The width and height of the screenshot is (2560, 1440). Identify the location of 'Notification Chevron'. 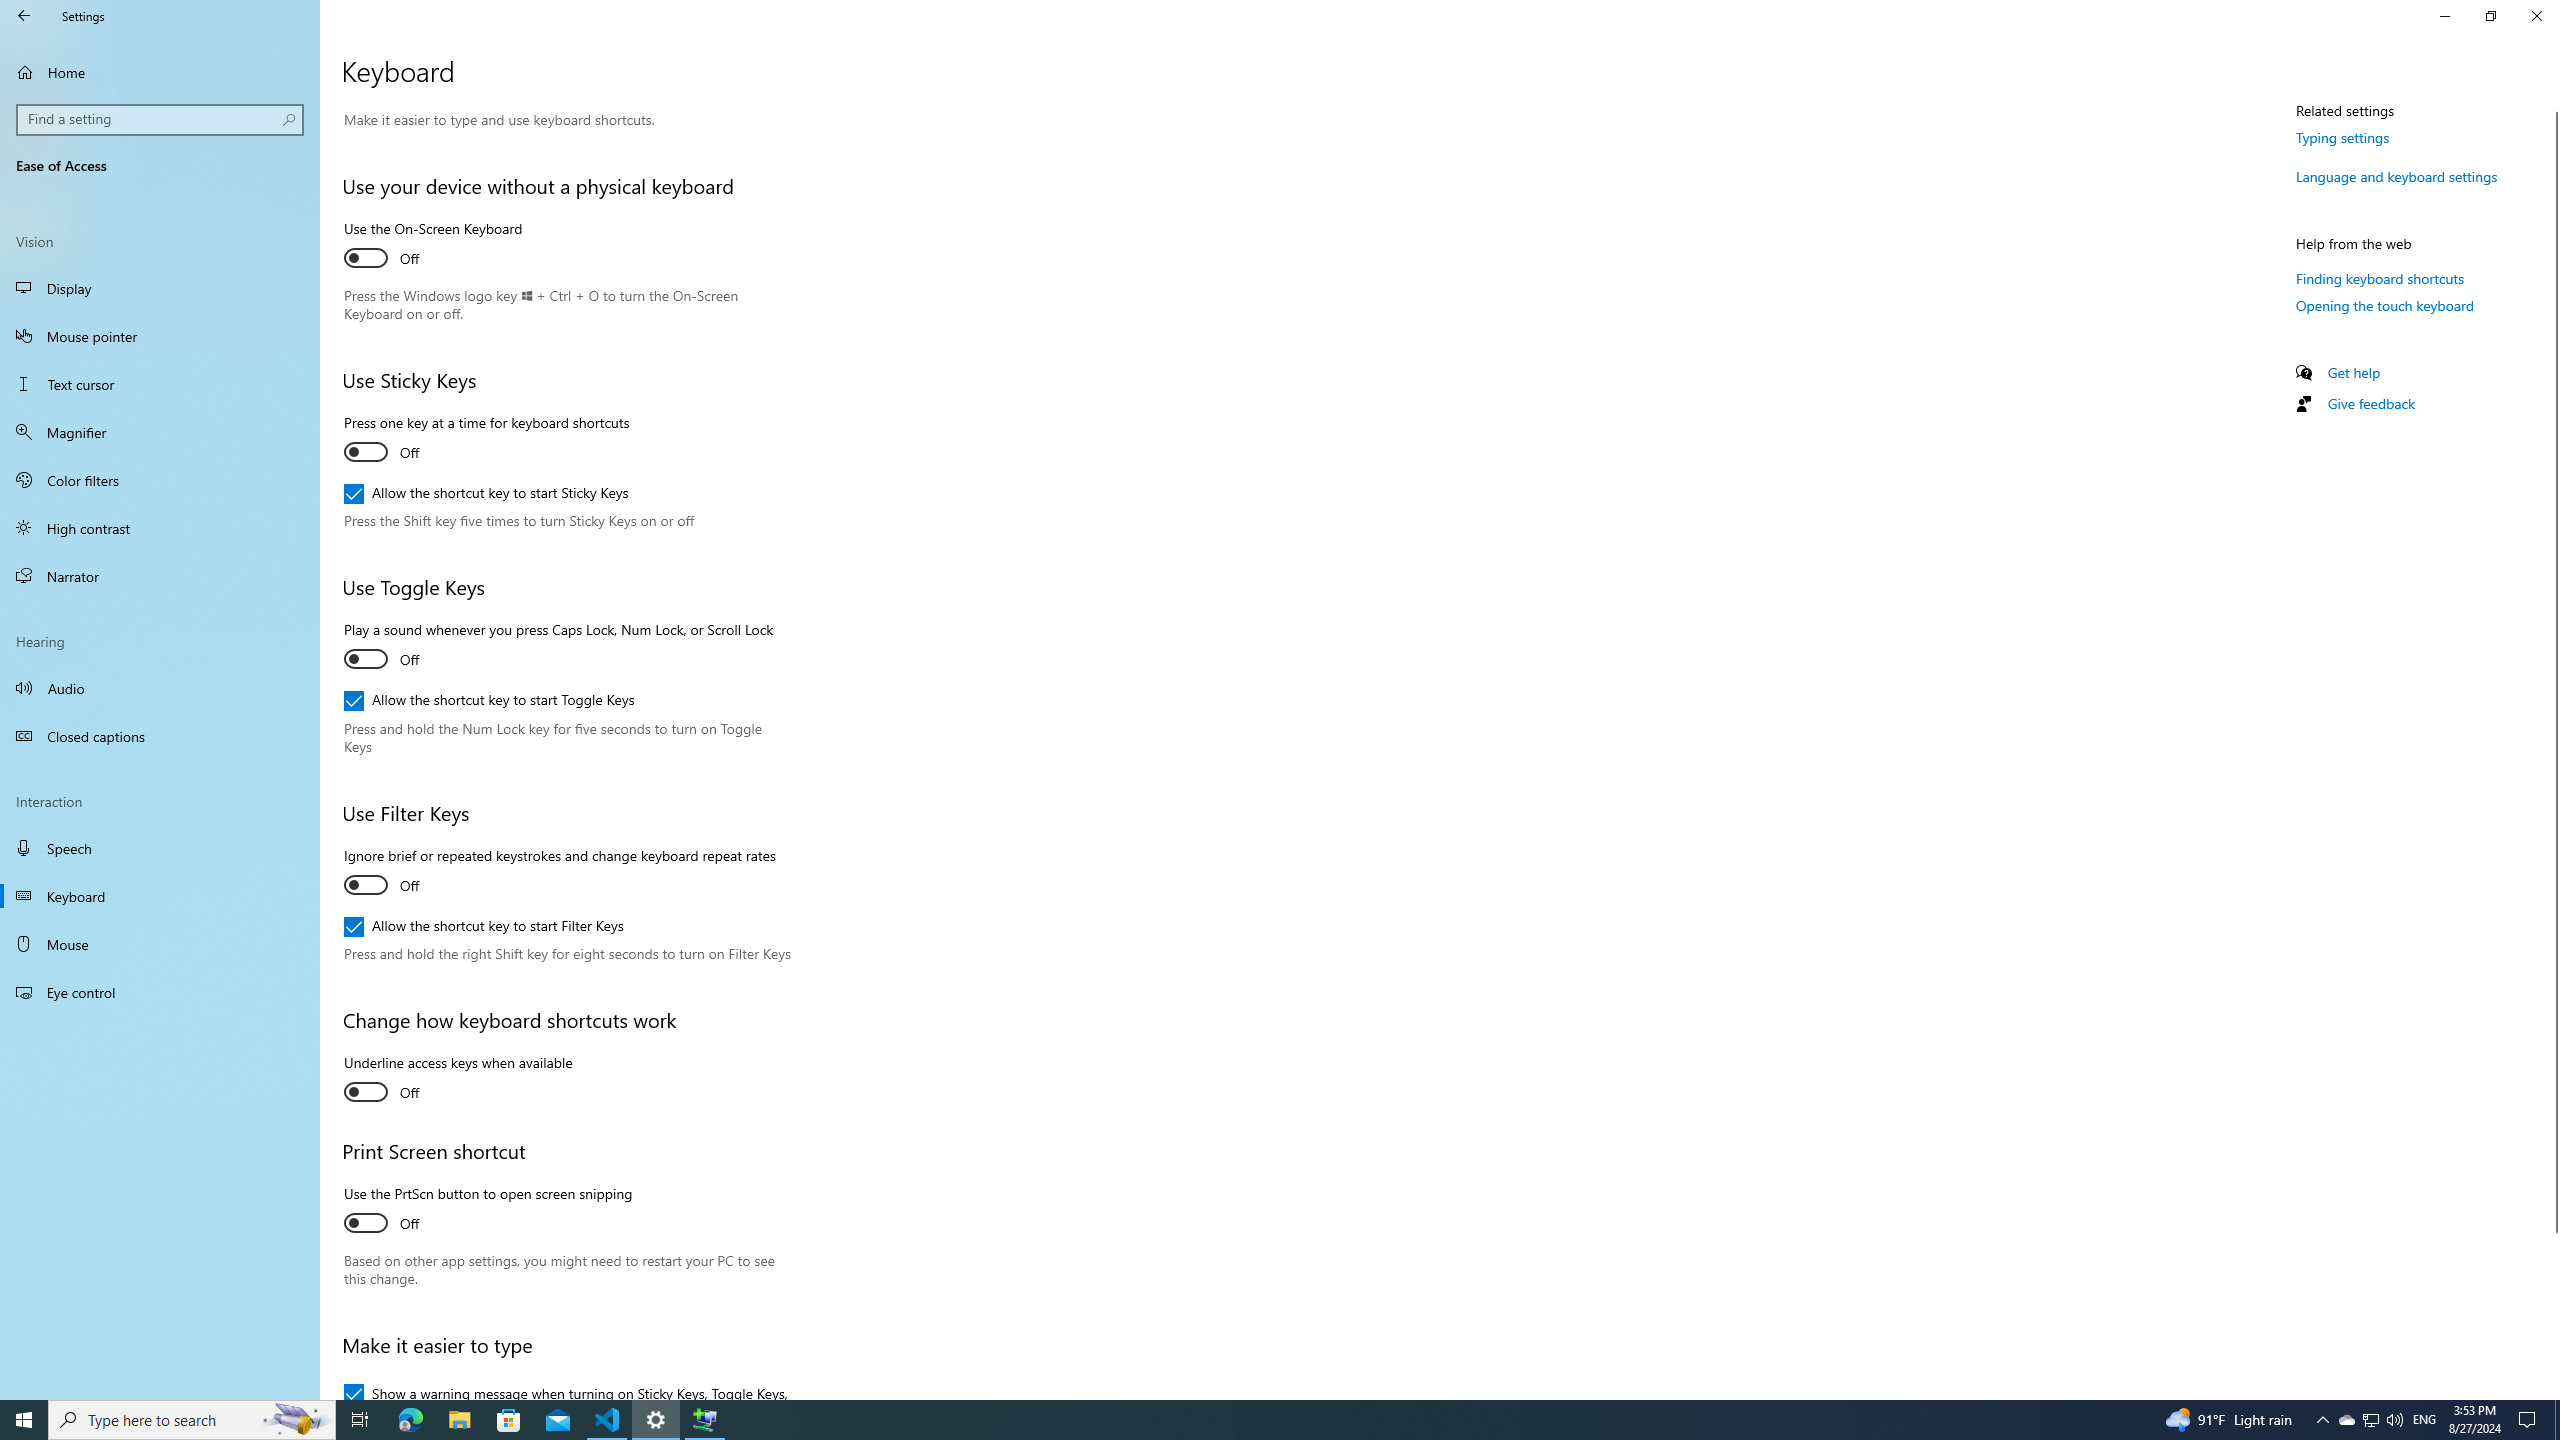
(2323, 1418).